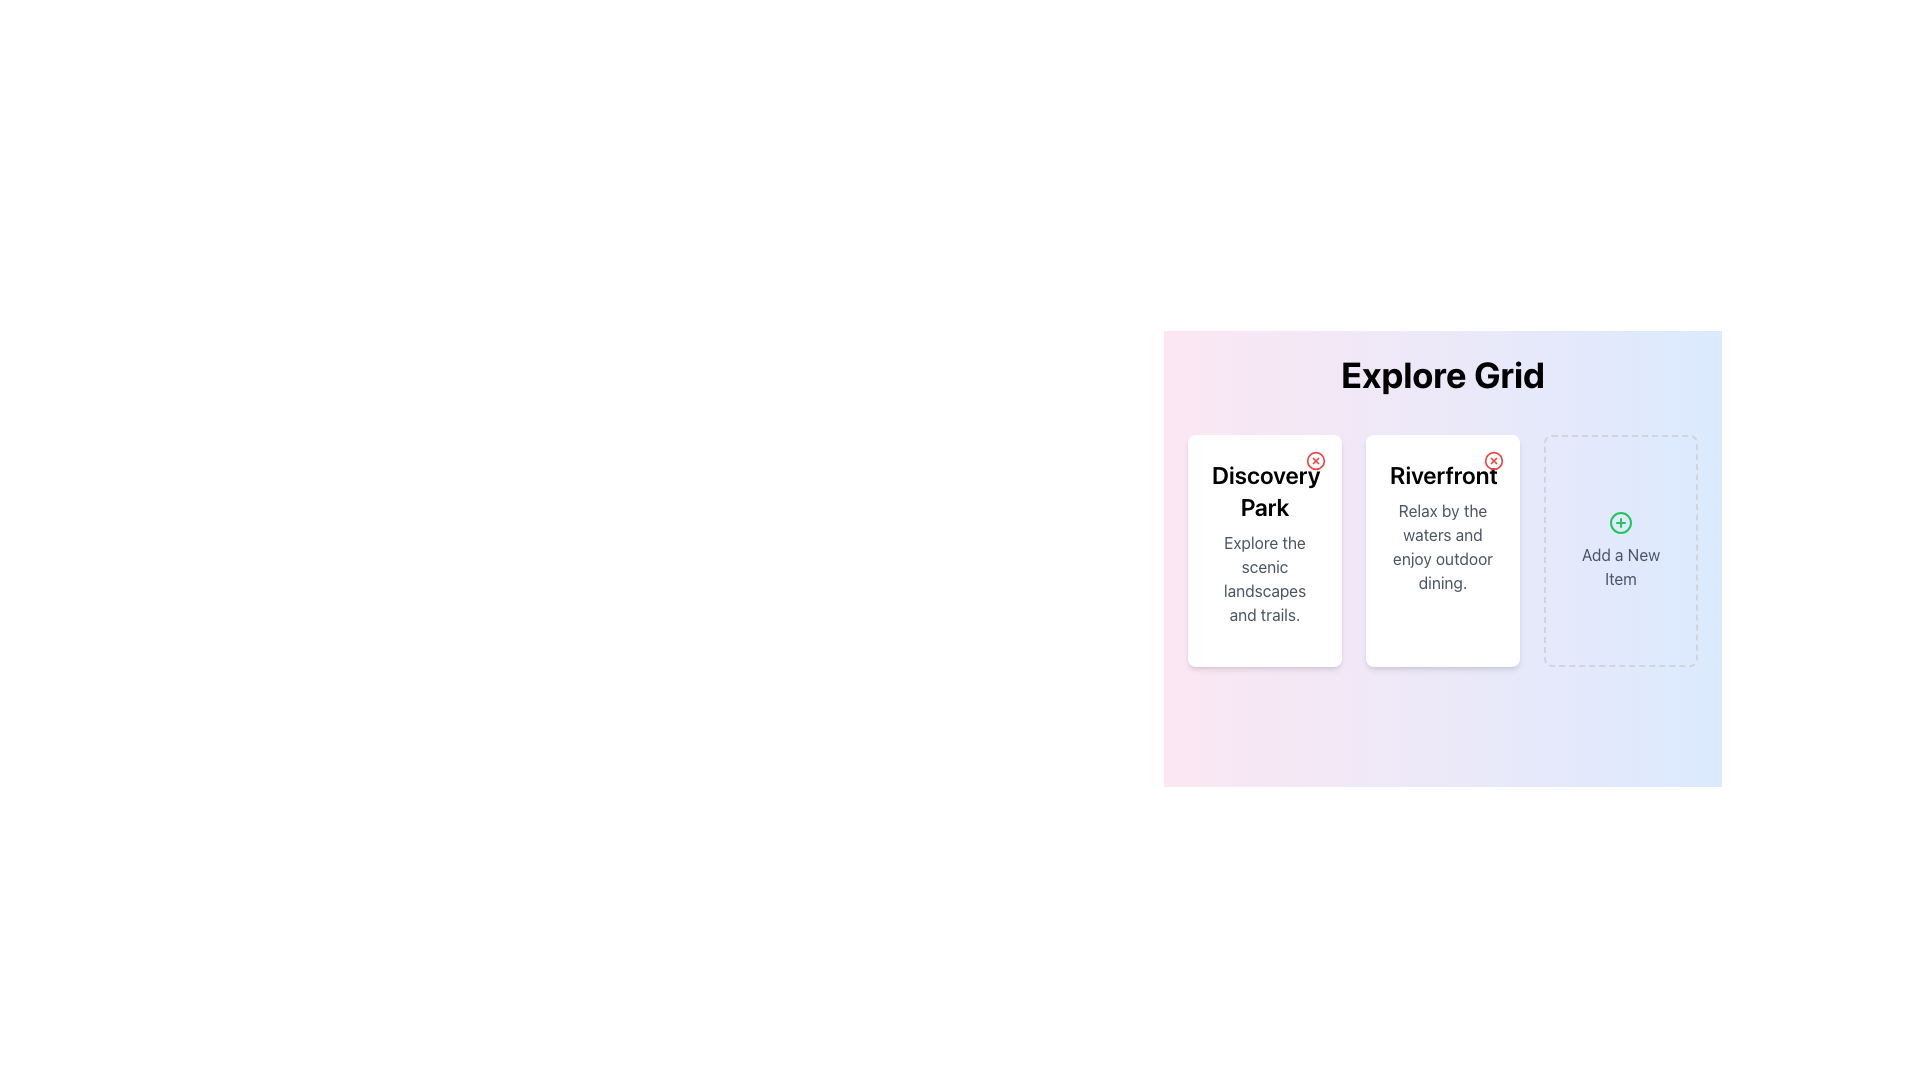 This screenshot has width=1920, height=1080. I want to click on the informative label located at the bottom of the right-most card in a 3-card horizontal layout, which indicates the purpose of adding a new item to a list, so click(1621, 567).